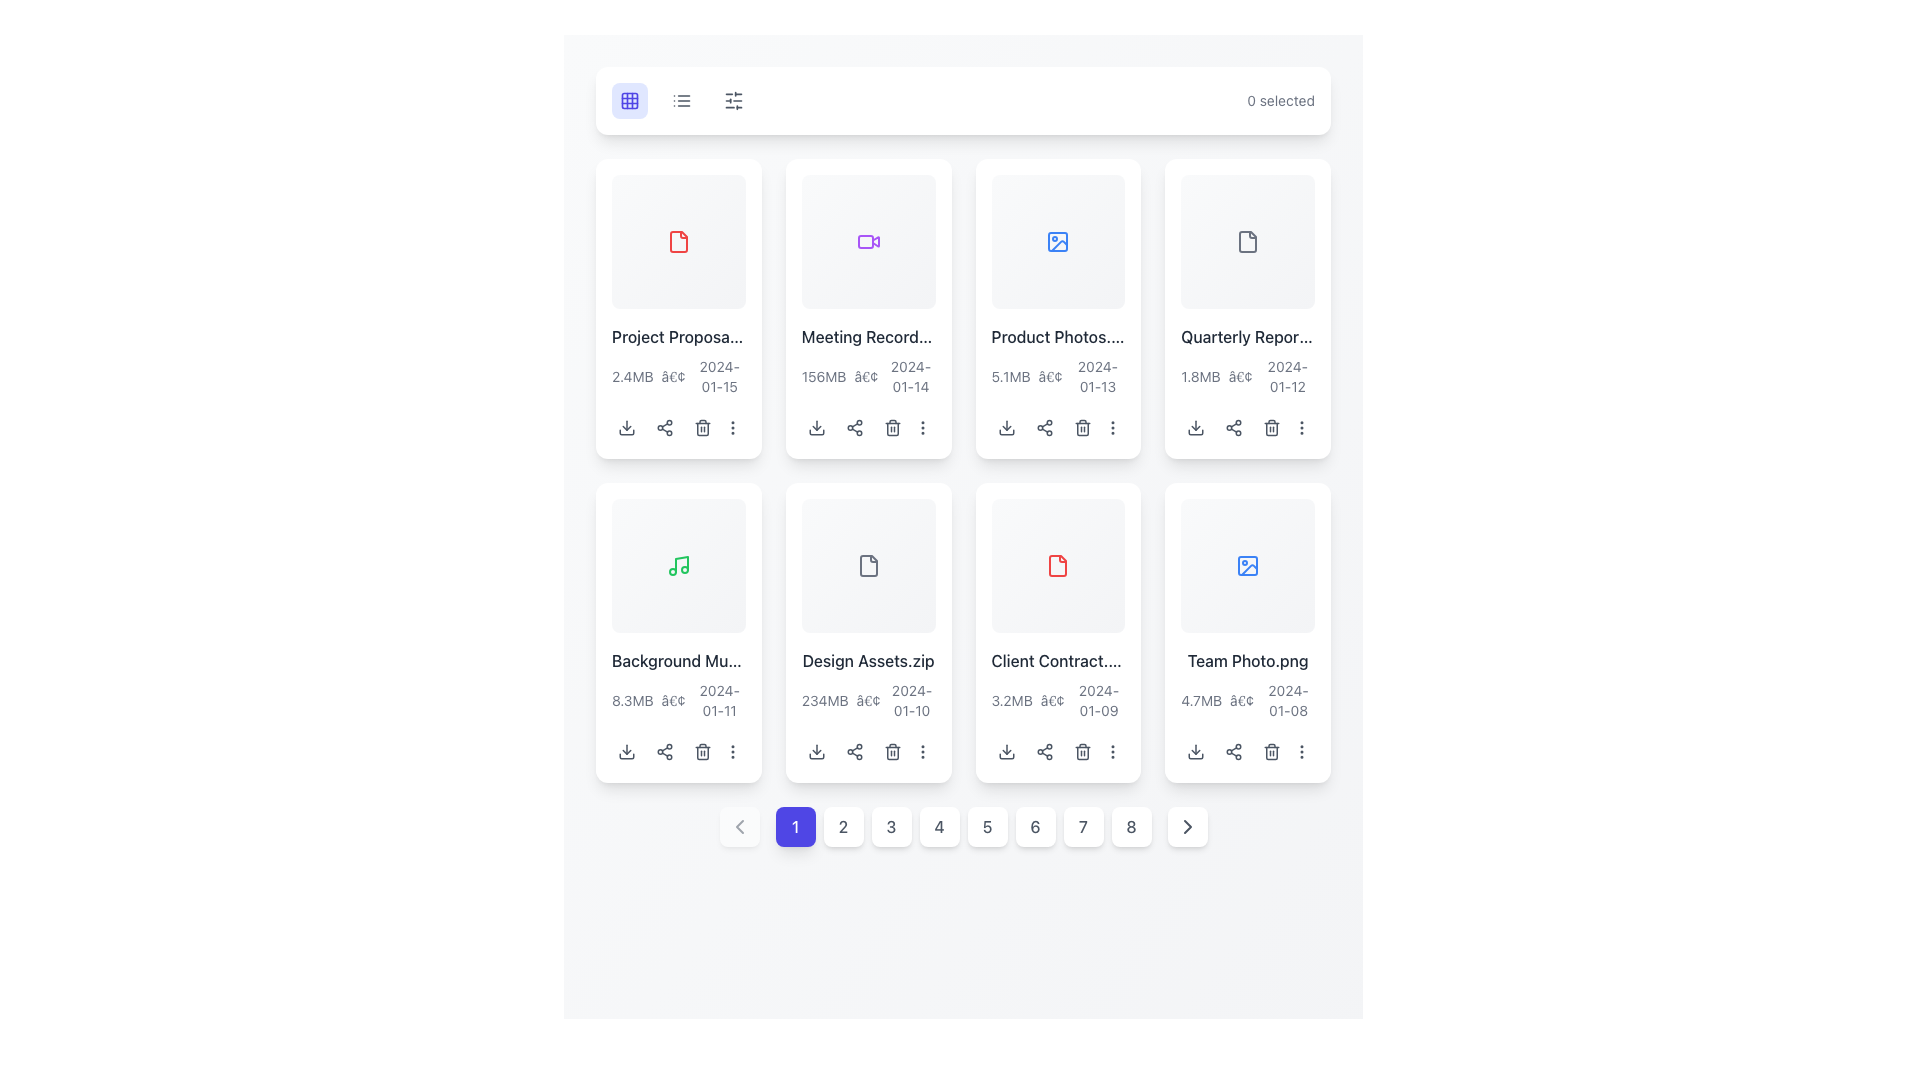 This screenshot has height=1080, width=1920. What do you see at coordinates (843, 826) in the screenshot?
I see `the square-shaped button with rounded corners that has the number '2' centered in dark gray font, located` at bounding box center [843, 826].